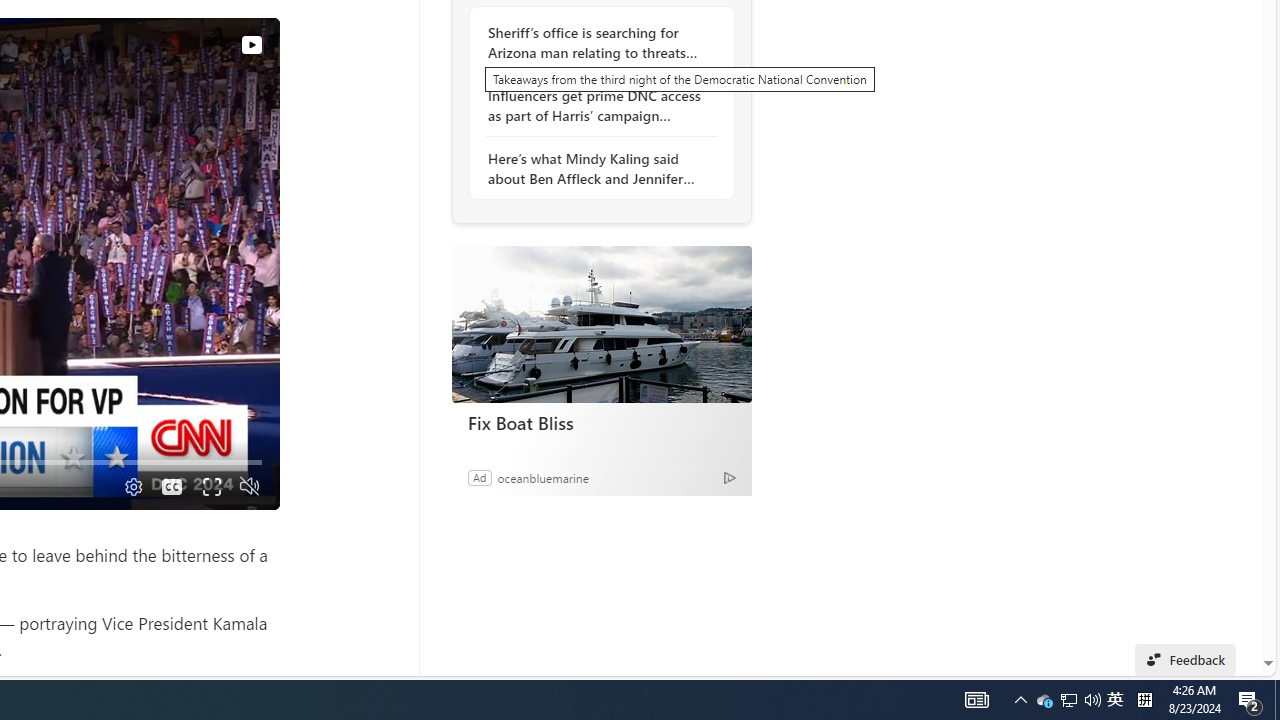  What do you see at coordinates (542, 477) in the screenshot?
I see `'oceanbluemarine'` at bounding box center [542, 477].